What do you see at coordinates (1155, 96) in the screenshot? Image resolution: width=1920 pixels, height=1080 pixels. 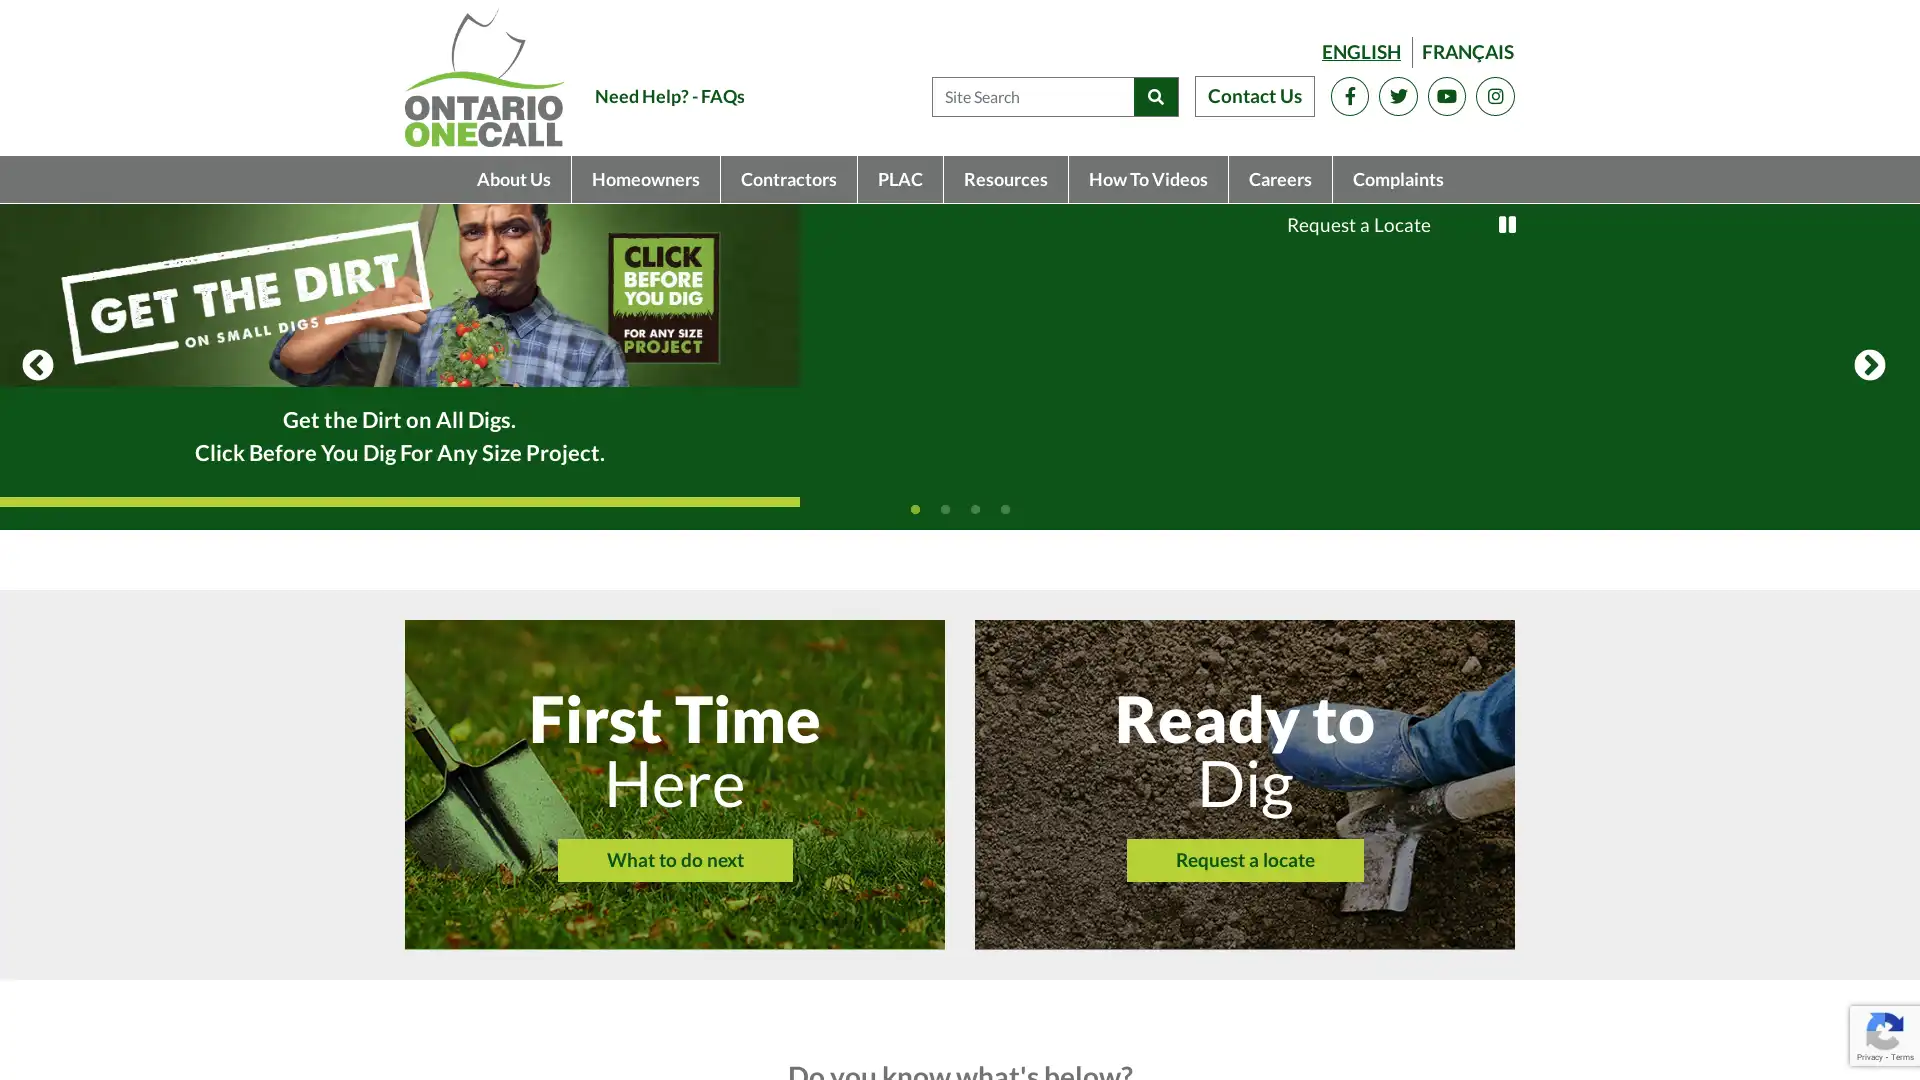 I see `Search` at bounding box center [1155, 96].